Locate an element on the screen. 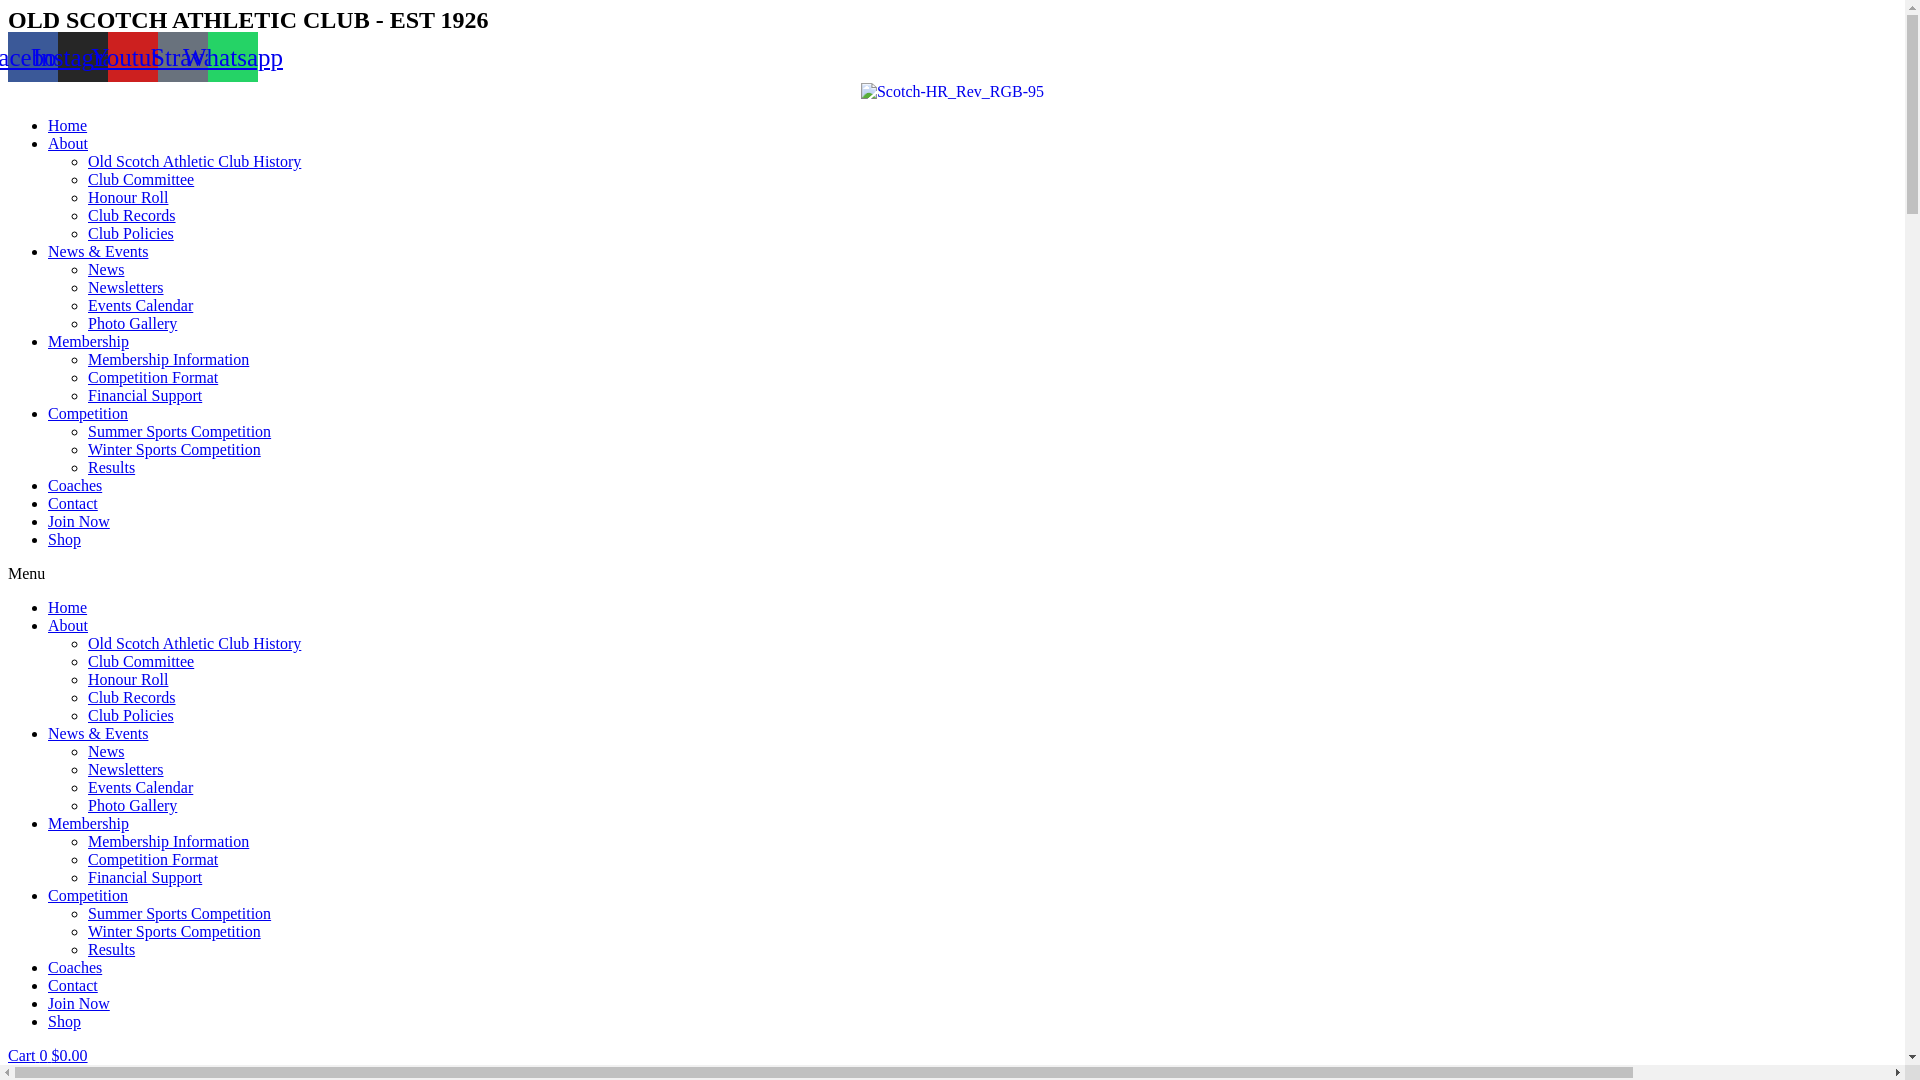 The image size is (1920, 1080). 'Club Records' is located at coordinates (86, 696).